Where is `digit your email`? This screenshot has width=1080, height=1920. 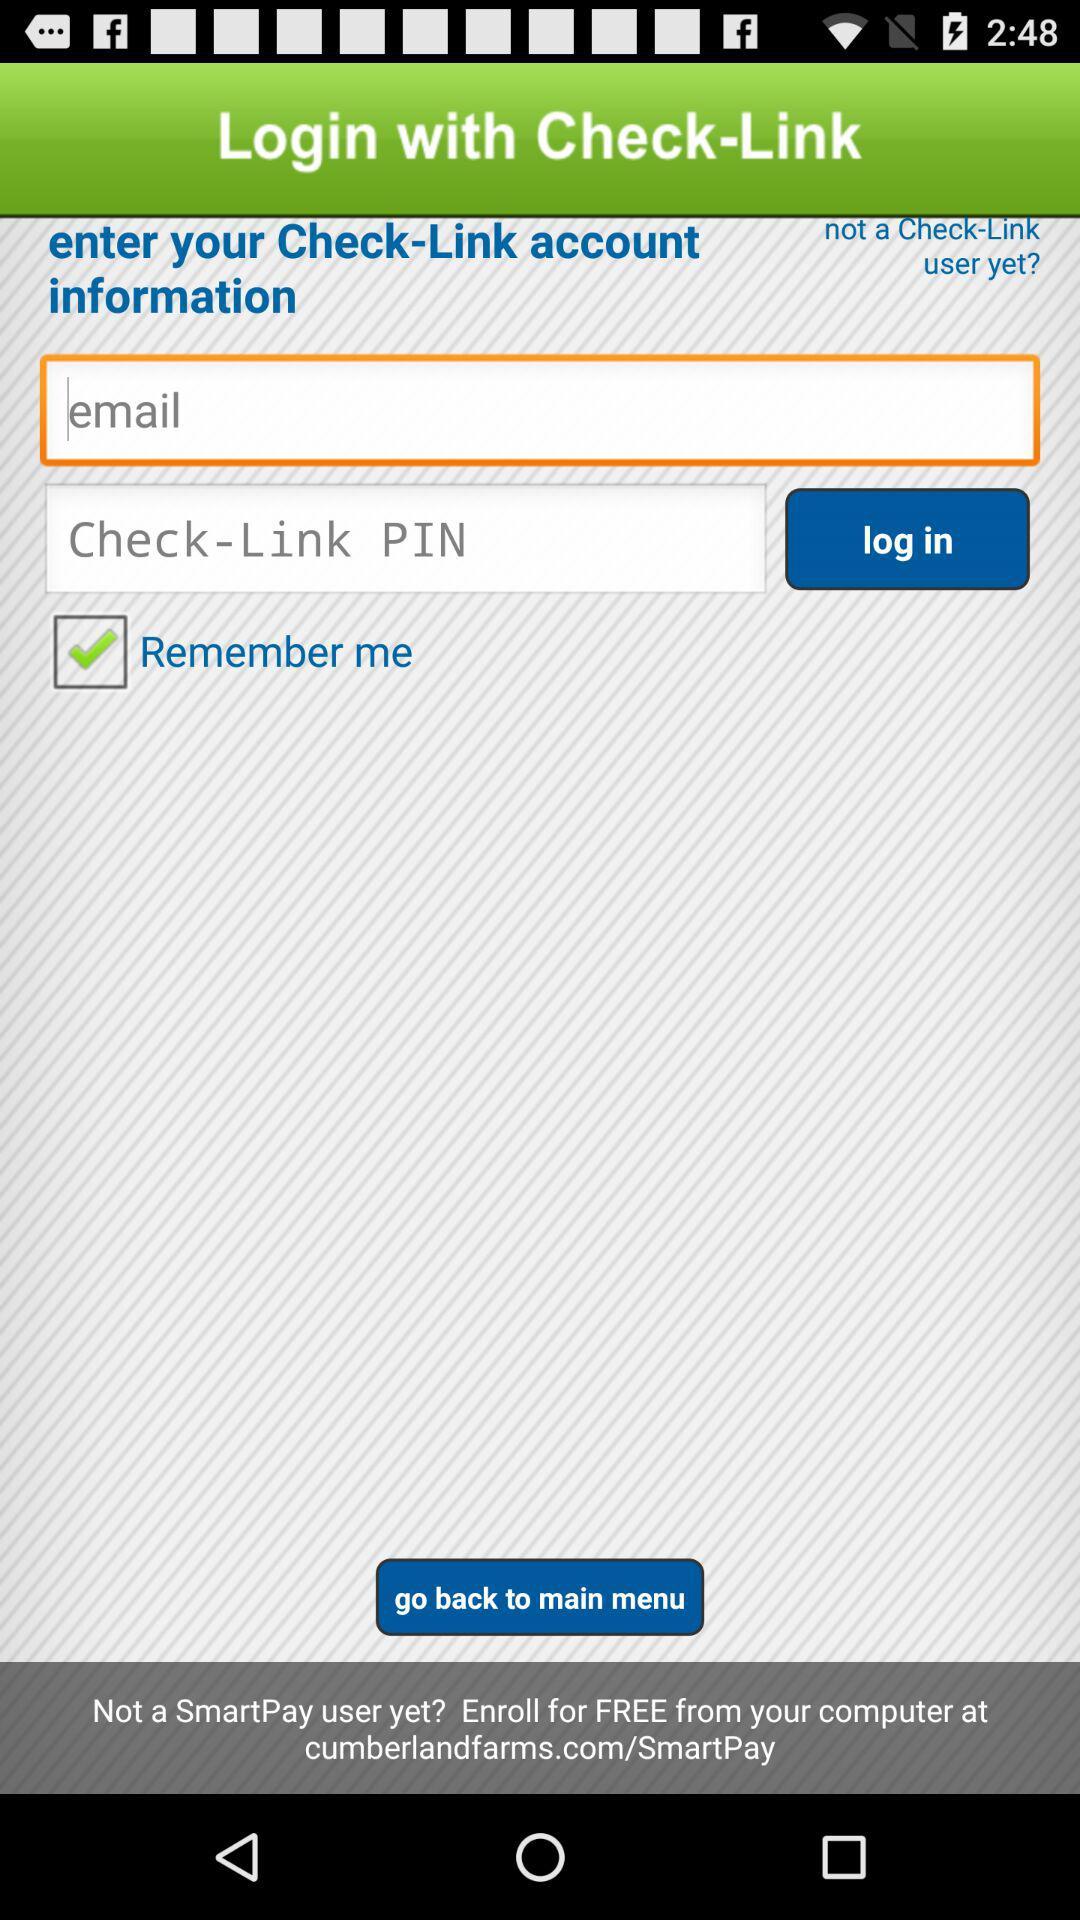
digit your email is located at coordinates (540, 414).